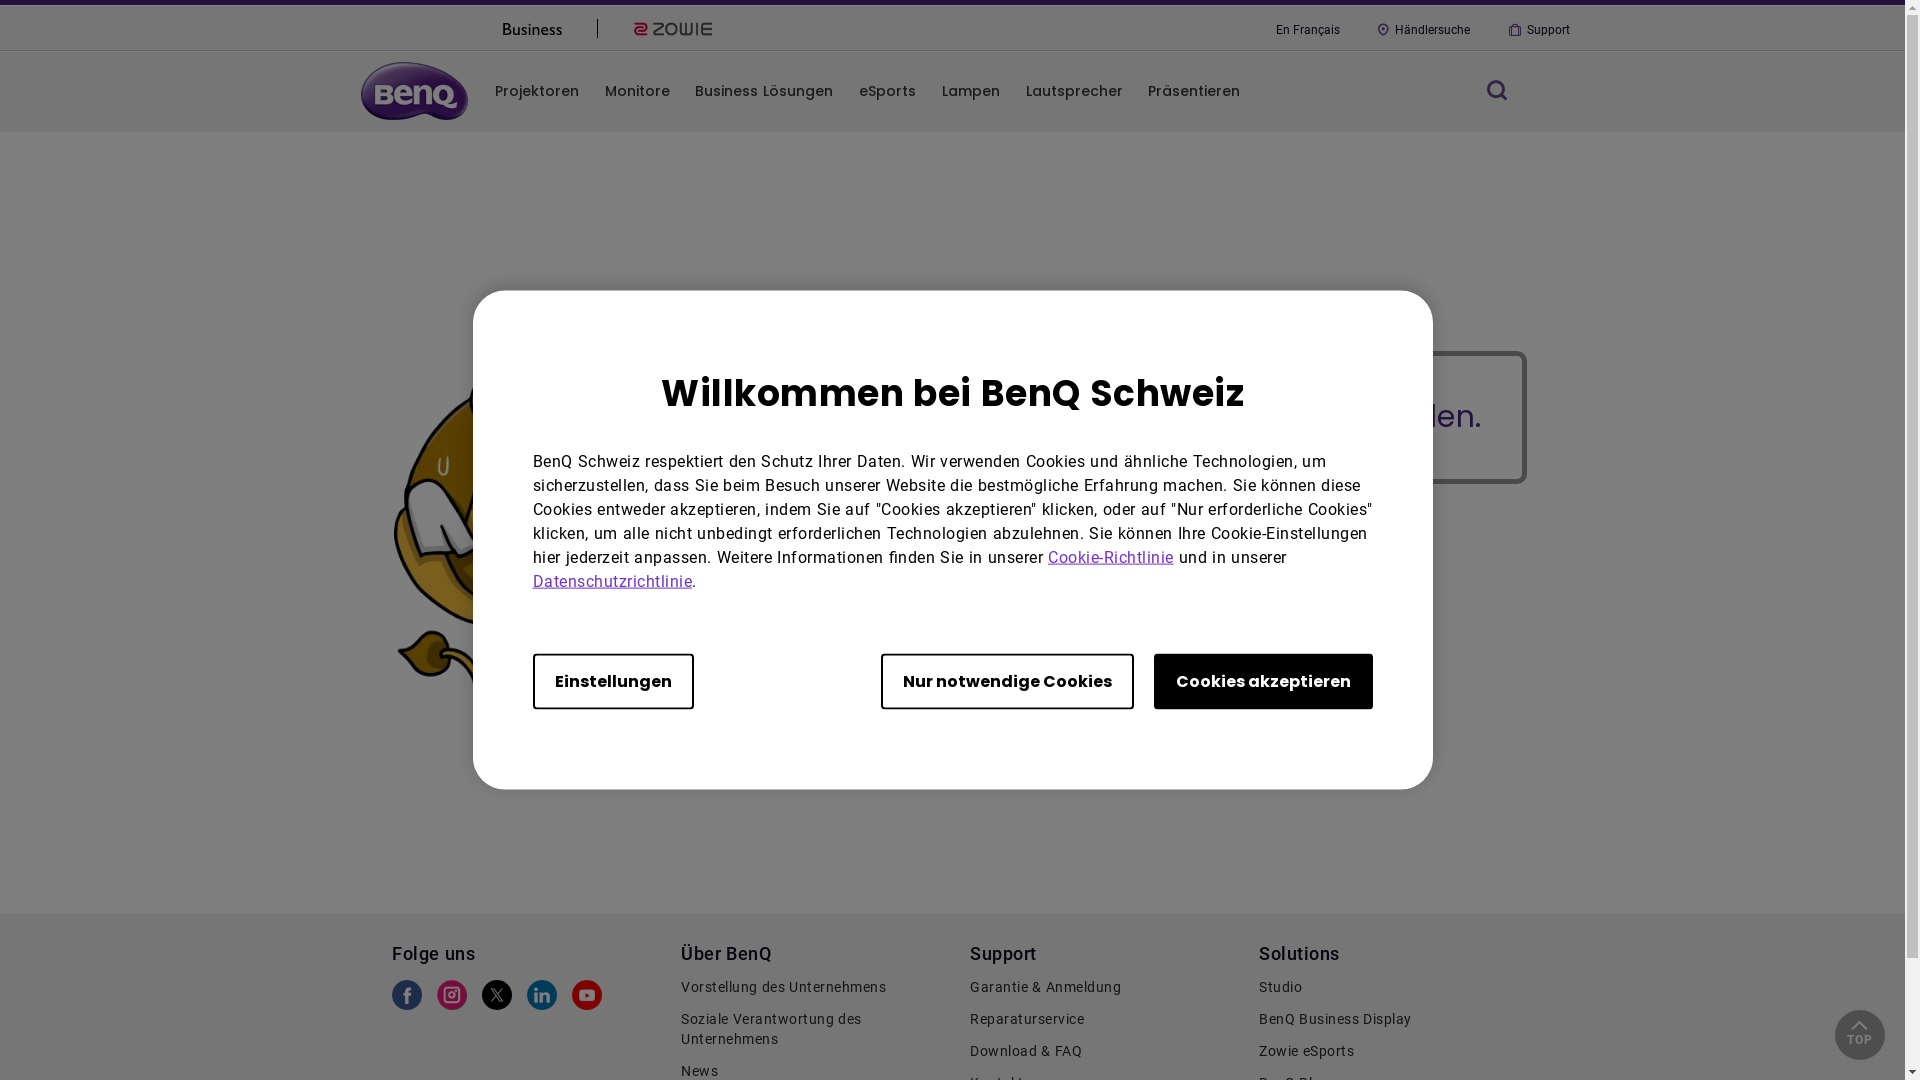  I want to click on 'Zowie eSports', so click(1257, 1051).